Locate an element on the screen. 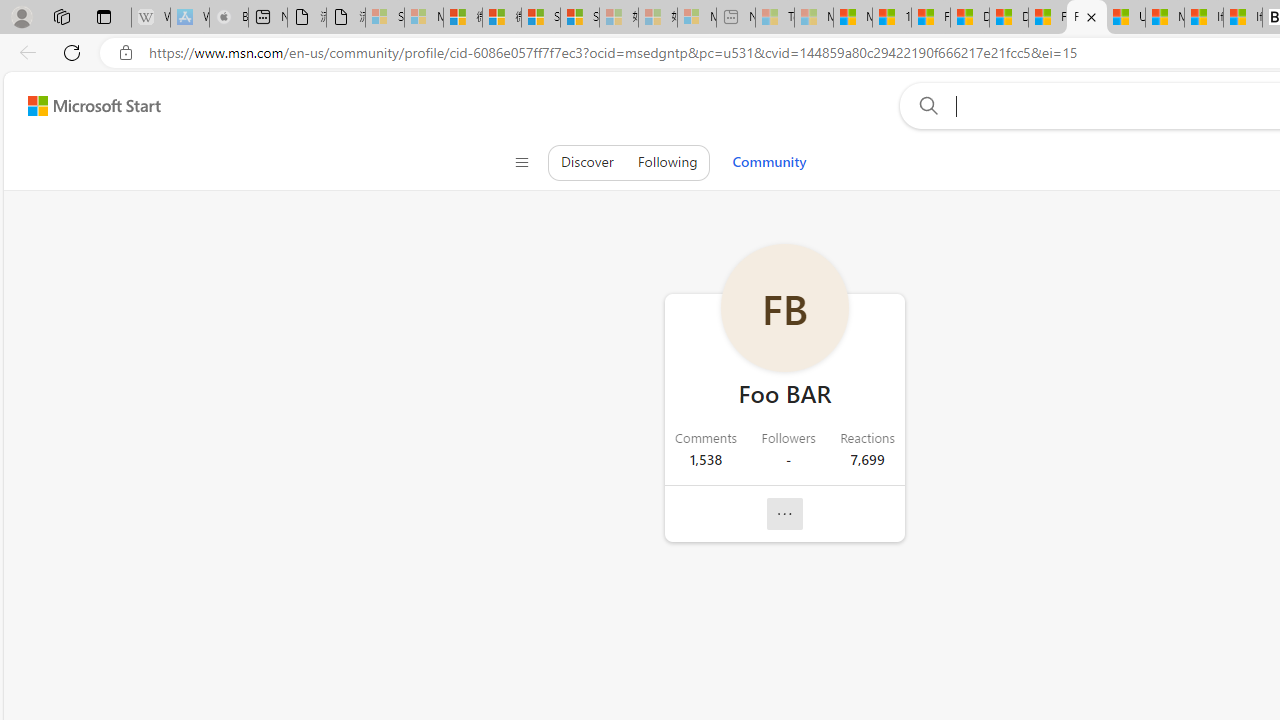 This screenshot has width=1280, height=720. 'US Heat Deaths Soared To Record High Last Year' is located at coordinates (1126, 17).